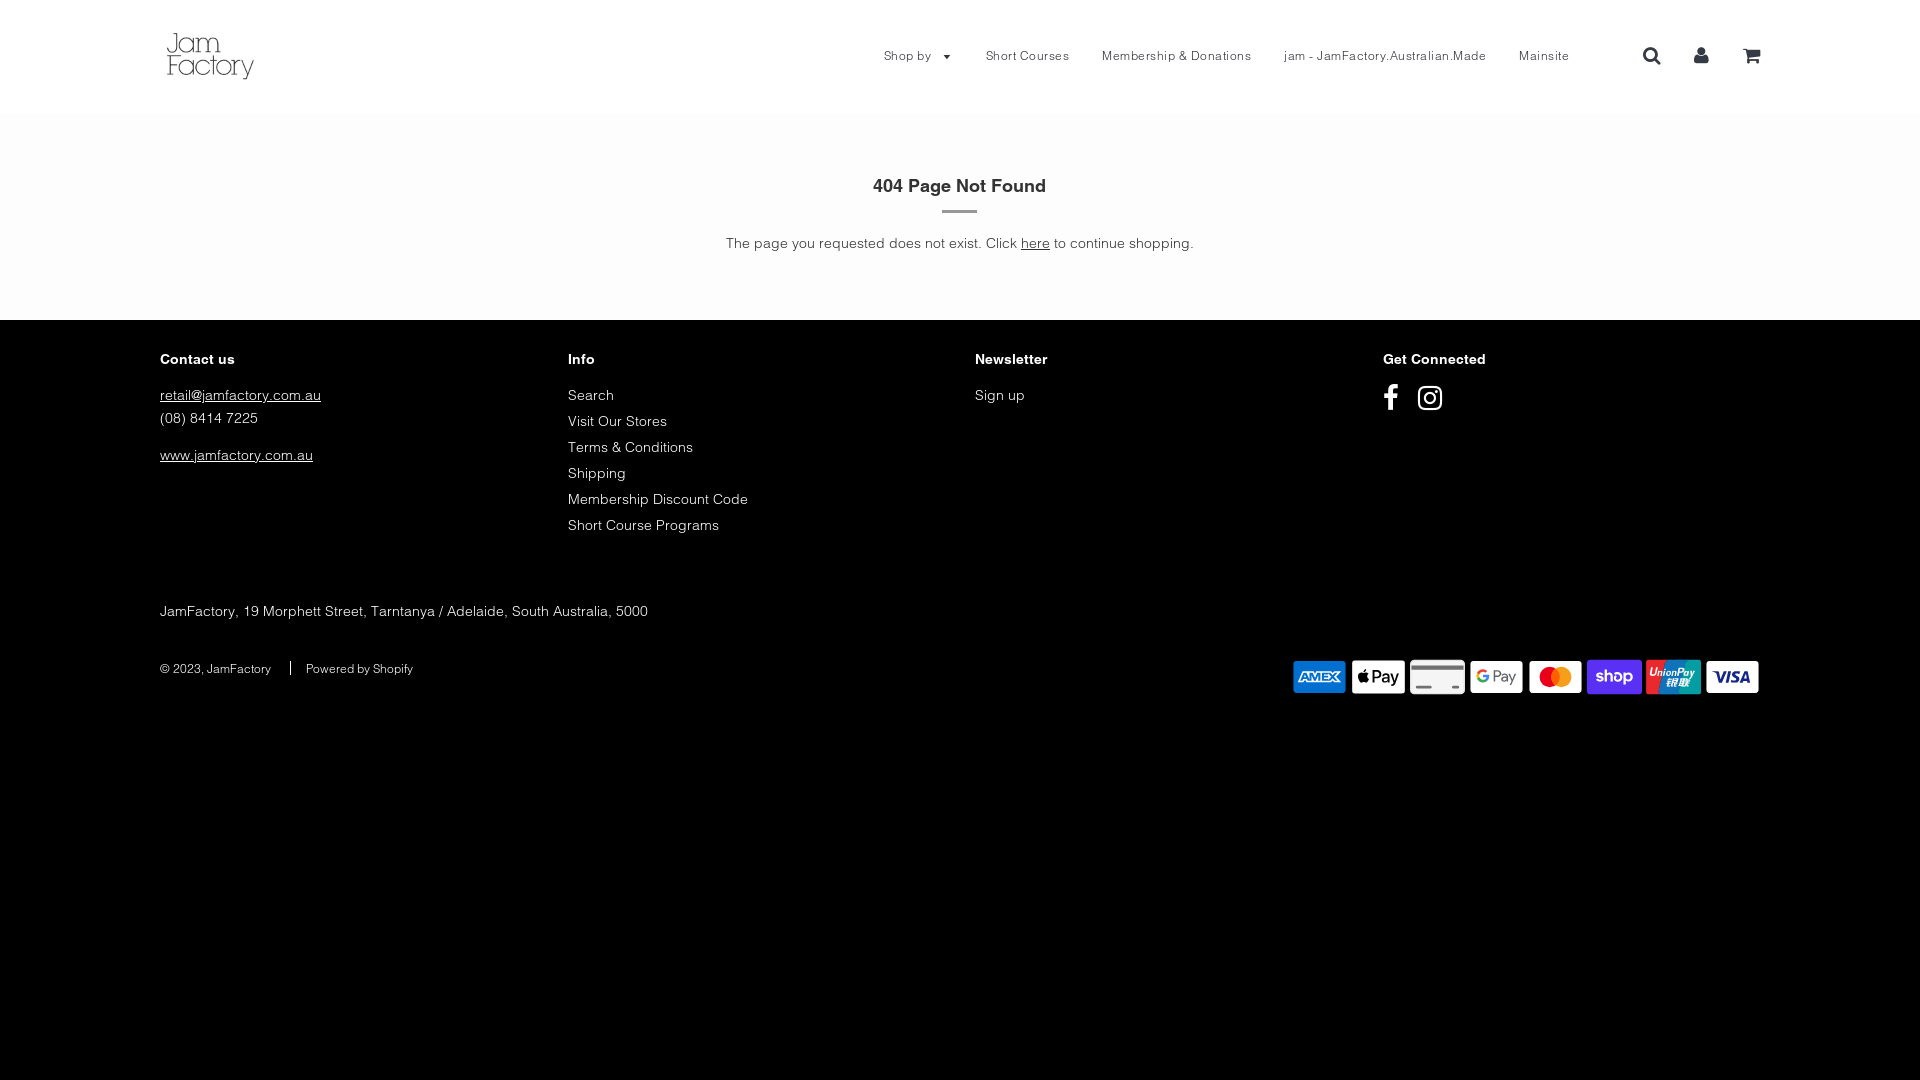  What do you see at coordinates (1176, 55) in the screenshot?
I see `'Membership & Donations'` at bounding box center [1176, 55].